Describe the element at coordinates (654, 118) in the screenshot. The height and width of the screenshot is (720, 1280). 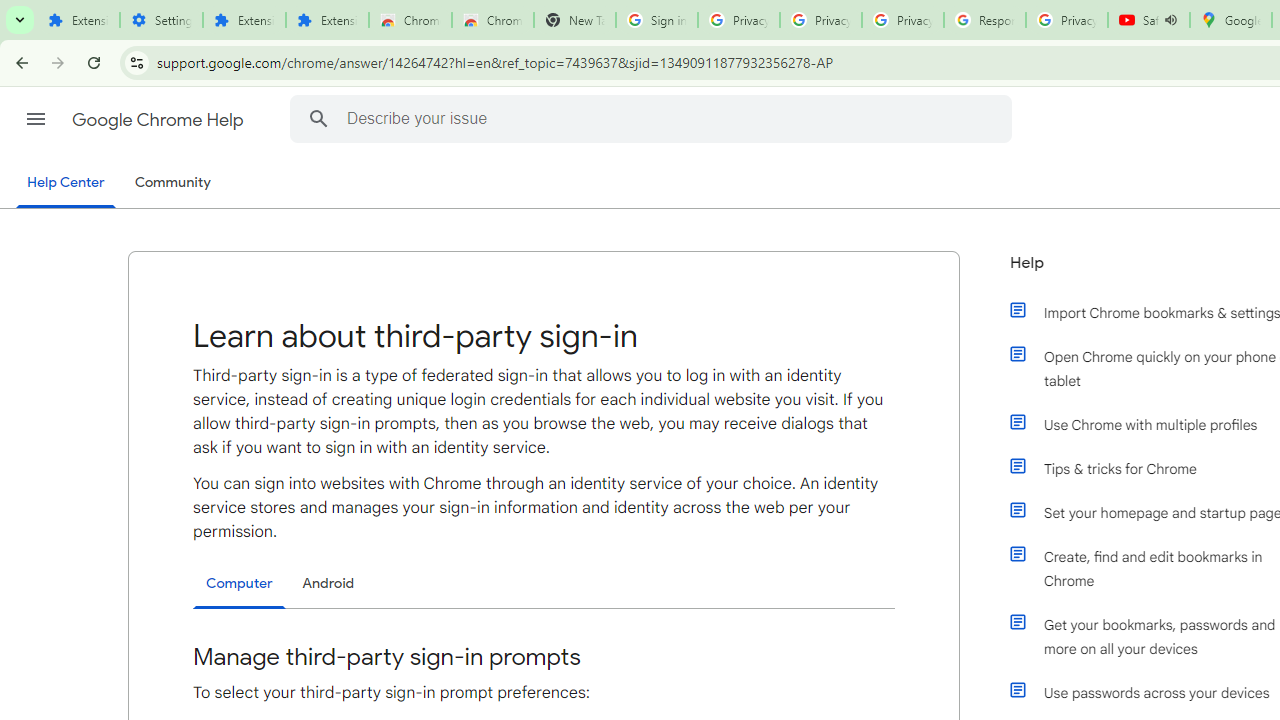
I see `'Describe your issue'` at that location.